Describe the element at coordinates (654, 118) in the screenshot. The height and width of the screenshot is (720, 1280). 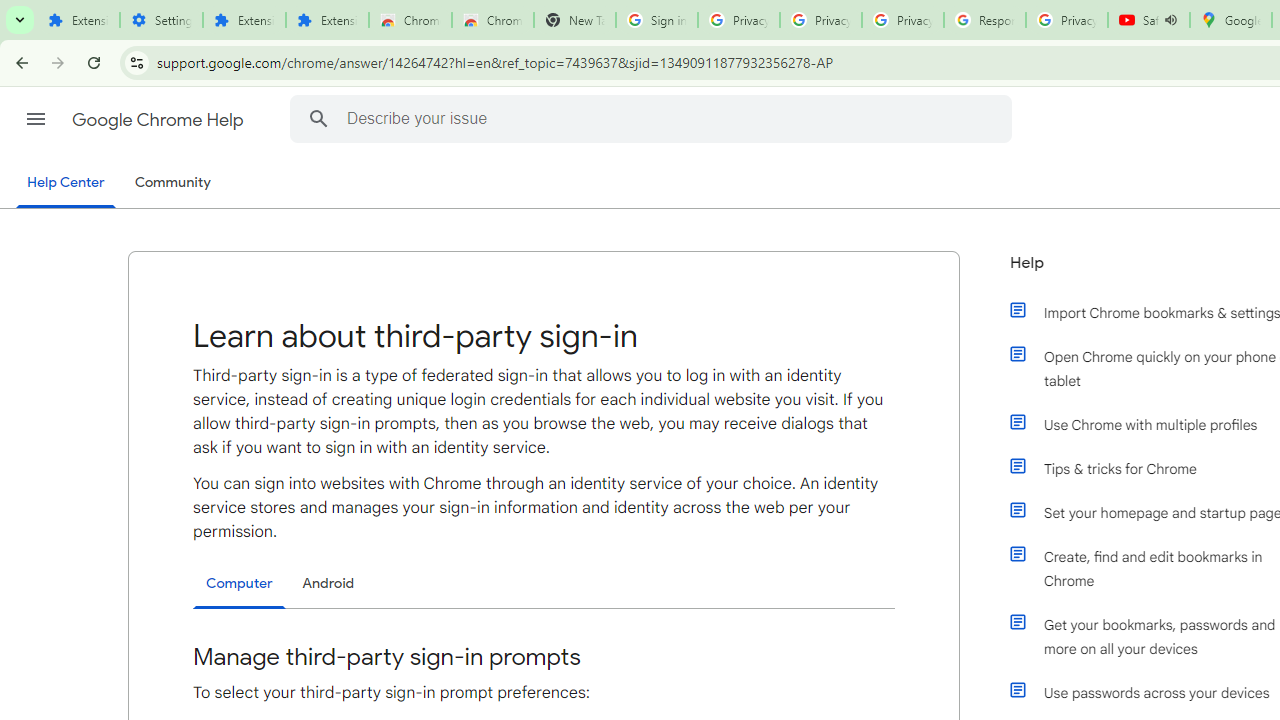
I see `'Describe your issue'` at that location.